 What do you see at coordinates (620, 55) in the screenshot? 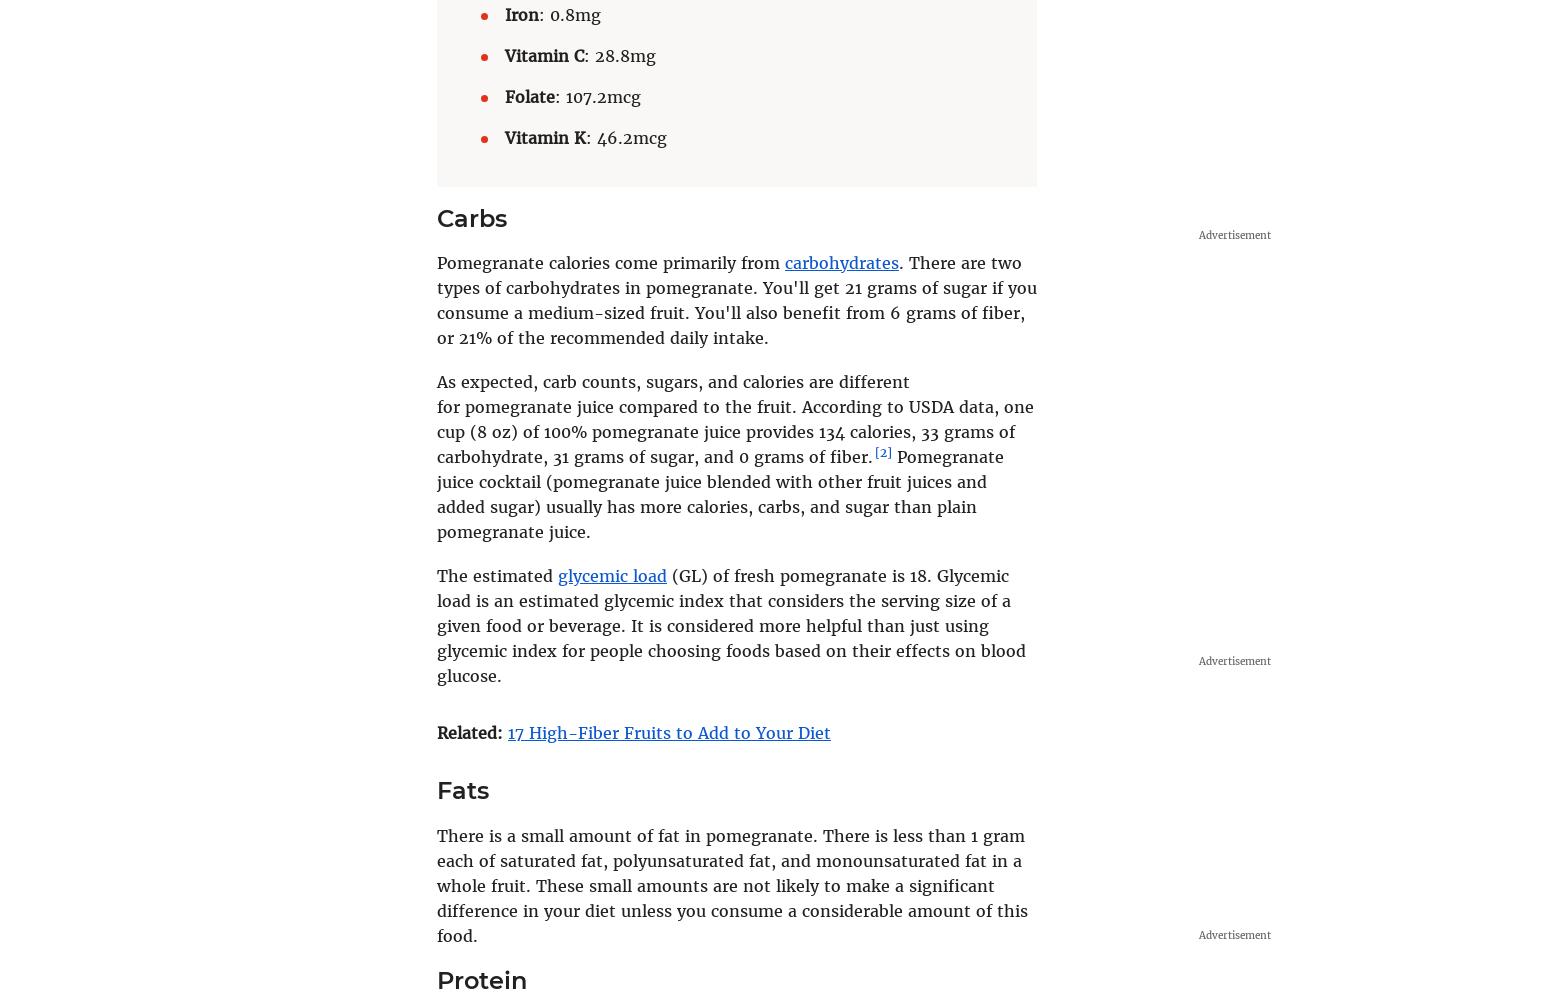
I see `': 28.8mg'` at bounding box center [620, 55].